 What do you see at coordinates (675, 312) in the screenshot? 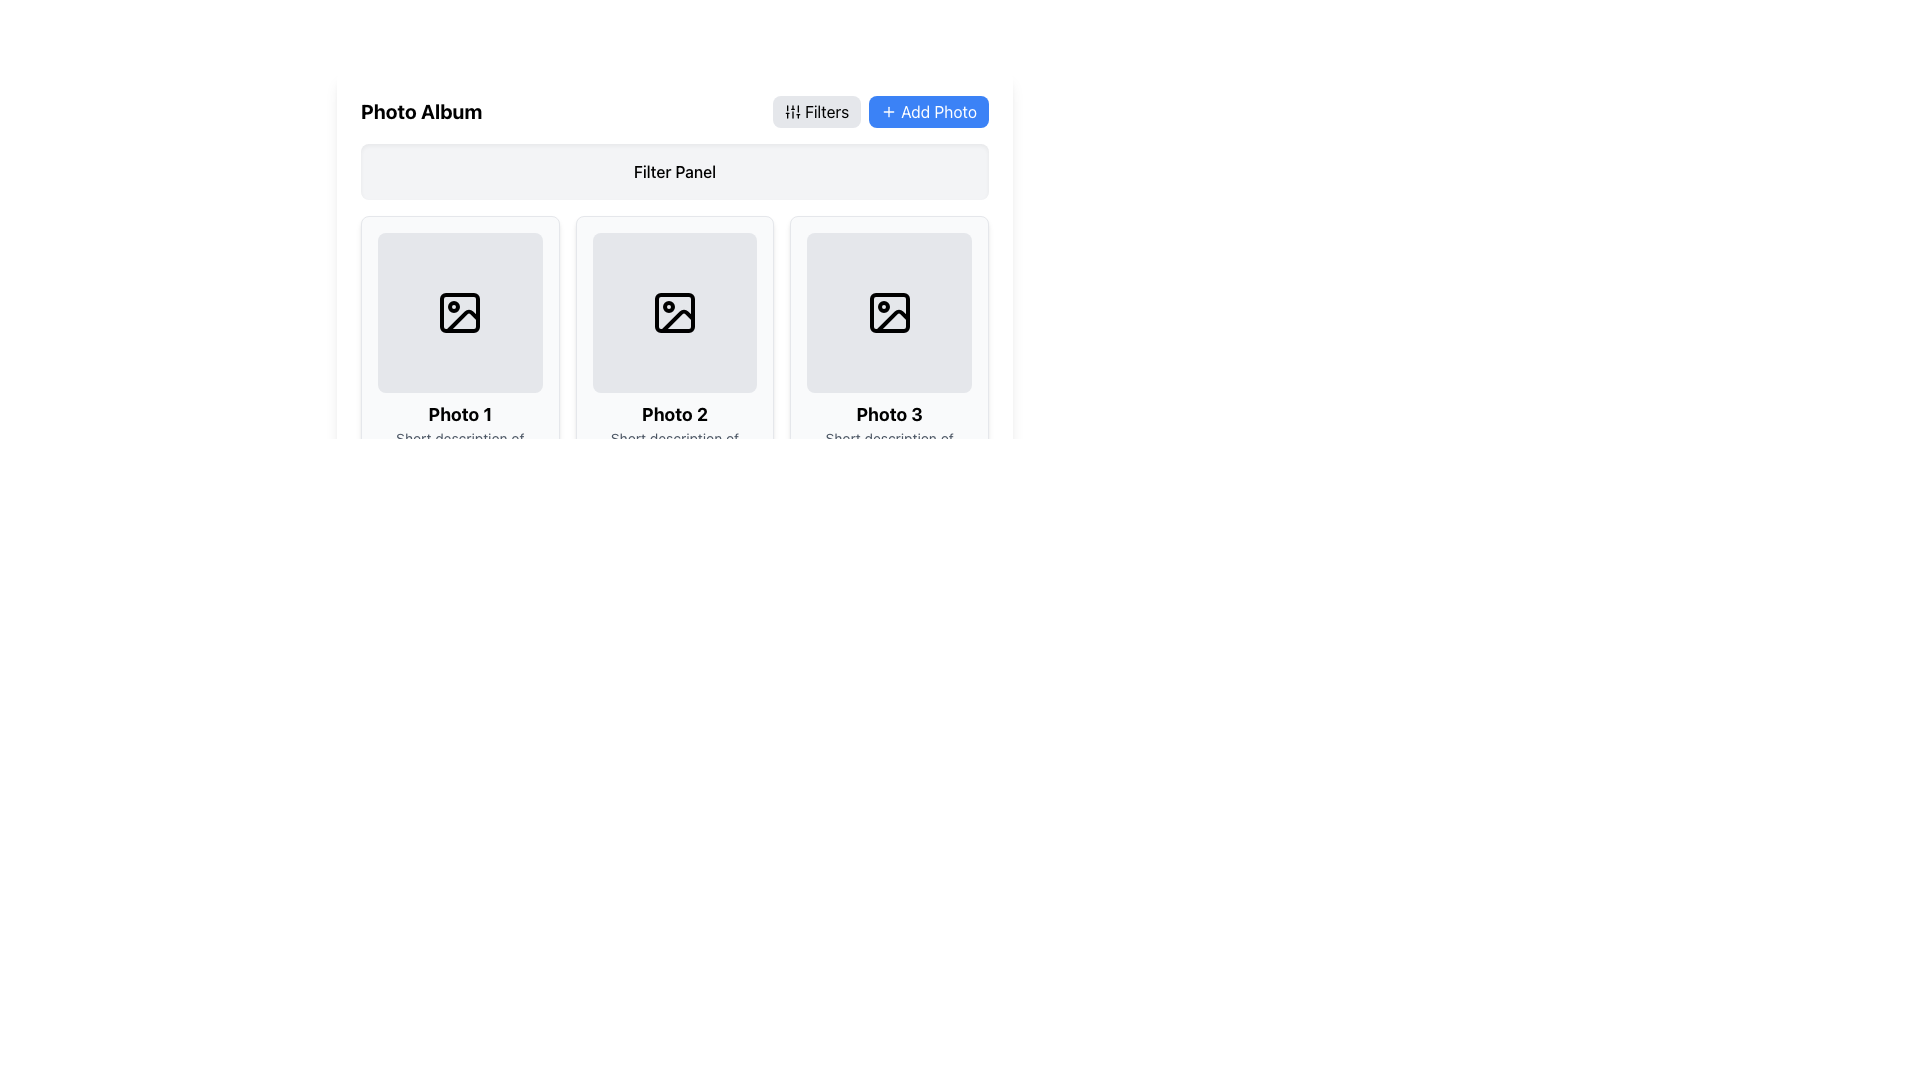
I see `the icon part of the second photo thumbnail card, which is visually represented by a decorative feature and is centered within the icon area` at bounding box center [675, 312].